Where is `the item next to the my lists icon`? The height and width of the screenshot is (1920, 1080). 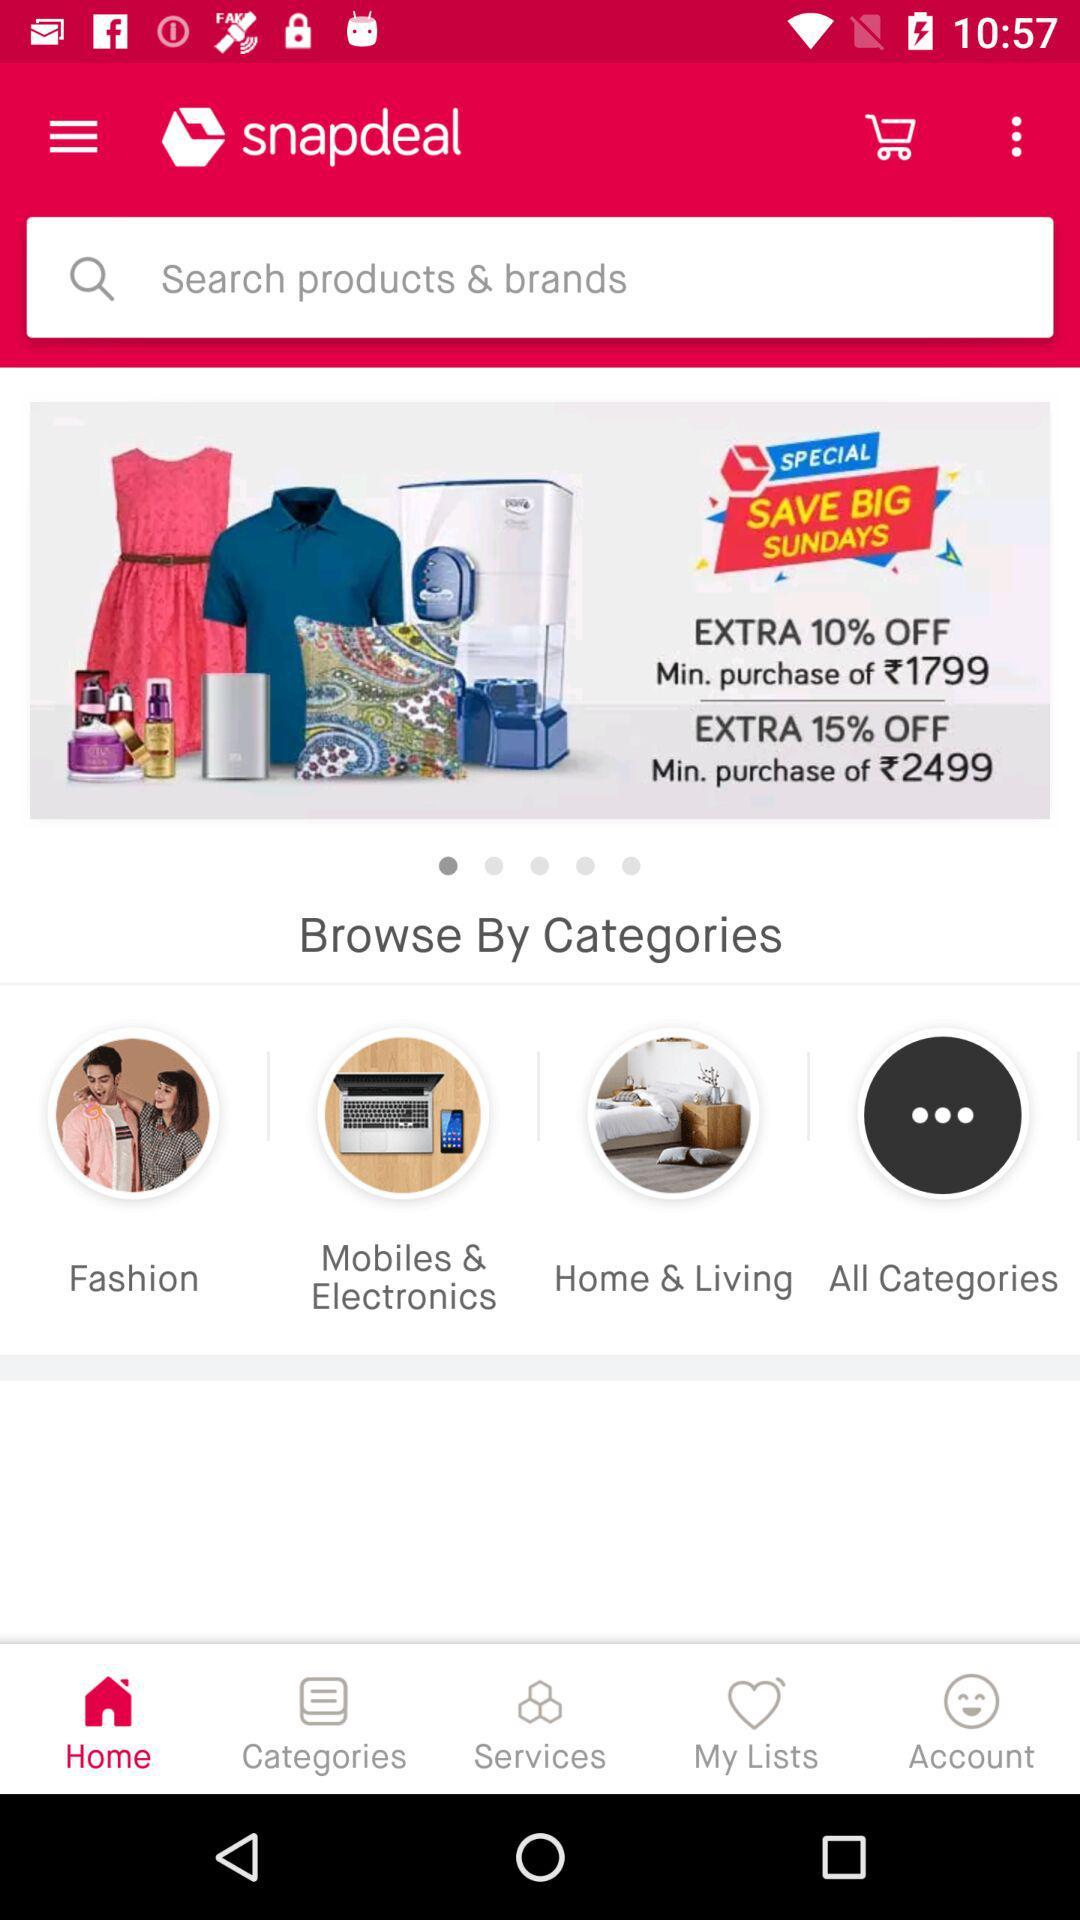
the item next to the my lists icon is located at coordinates (971, 1717).